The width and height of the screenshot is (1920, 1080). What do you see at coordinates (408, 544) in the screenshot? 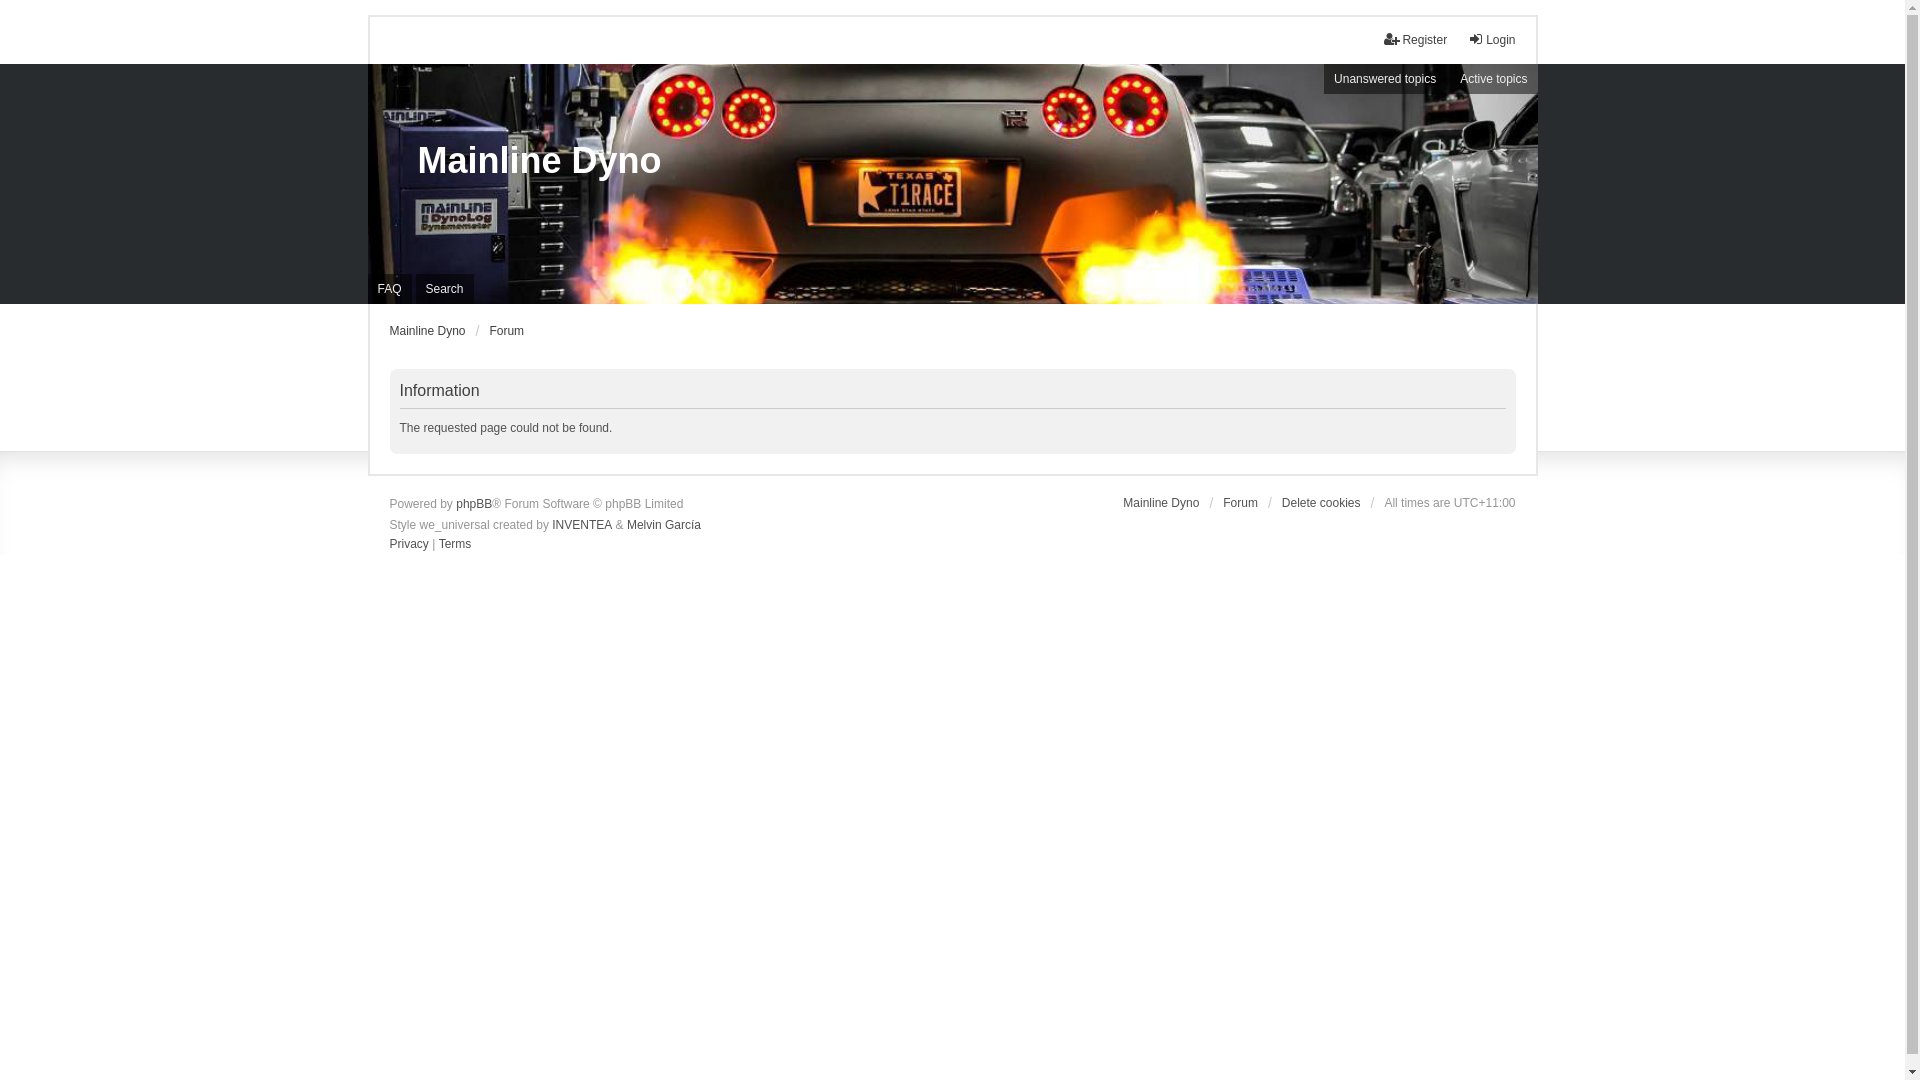
I see `'Privacy'` at bounding box center [408, 544].